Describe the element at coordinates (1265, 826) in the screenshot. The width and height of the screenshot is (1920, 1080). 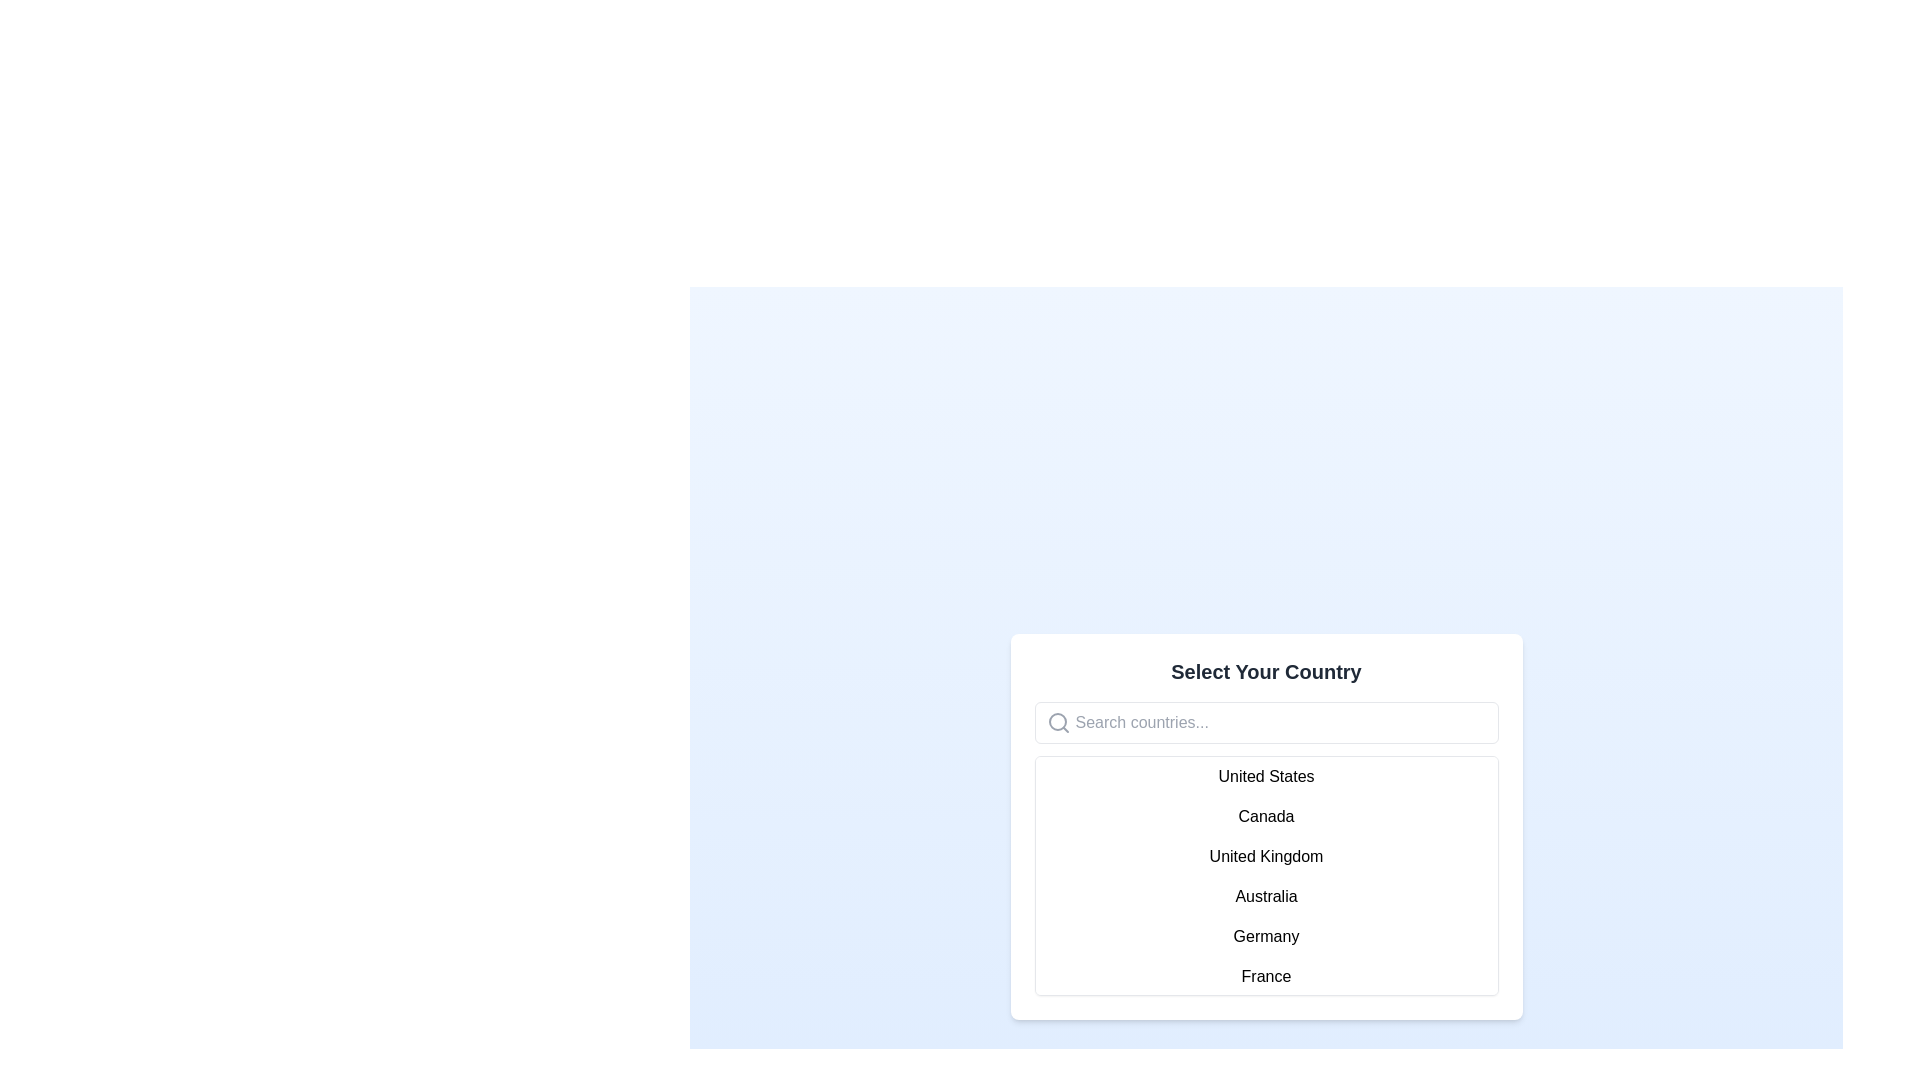
I see `the list item representing 'Canada' in the dropdown menu` at that location.